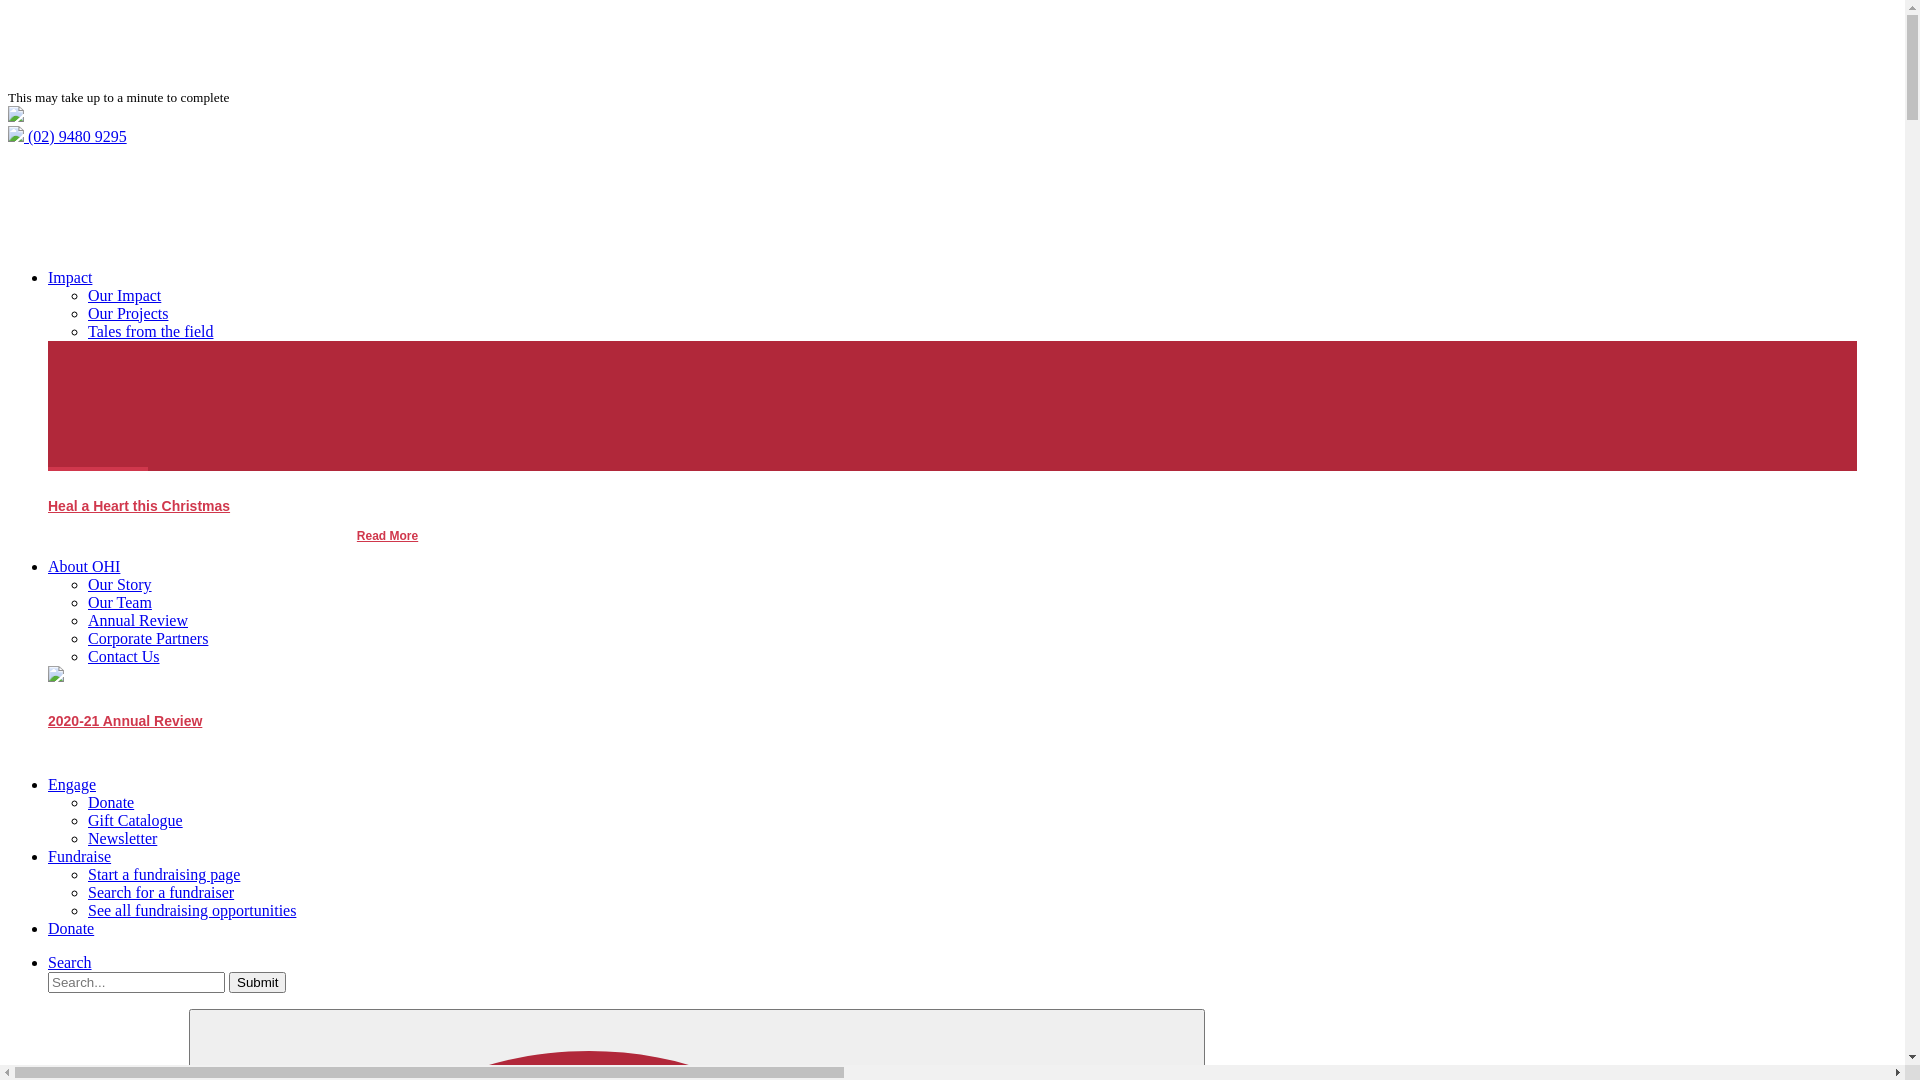  Describe the element at coordinates (356, 535) in the screenshot. I see `'Read More'` at that location.